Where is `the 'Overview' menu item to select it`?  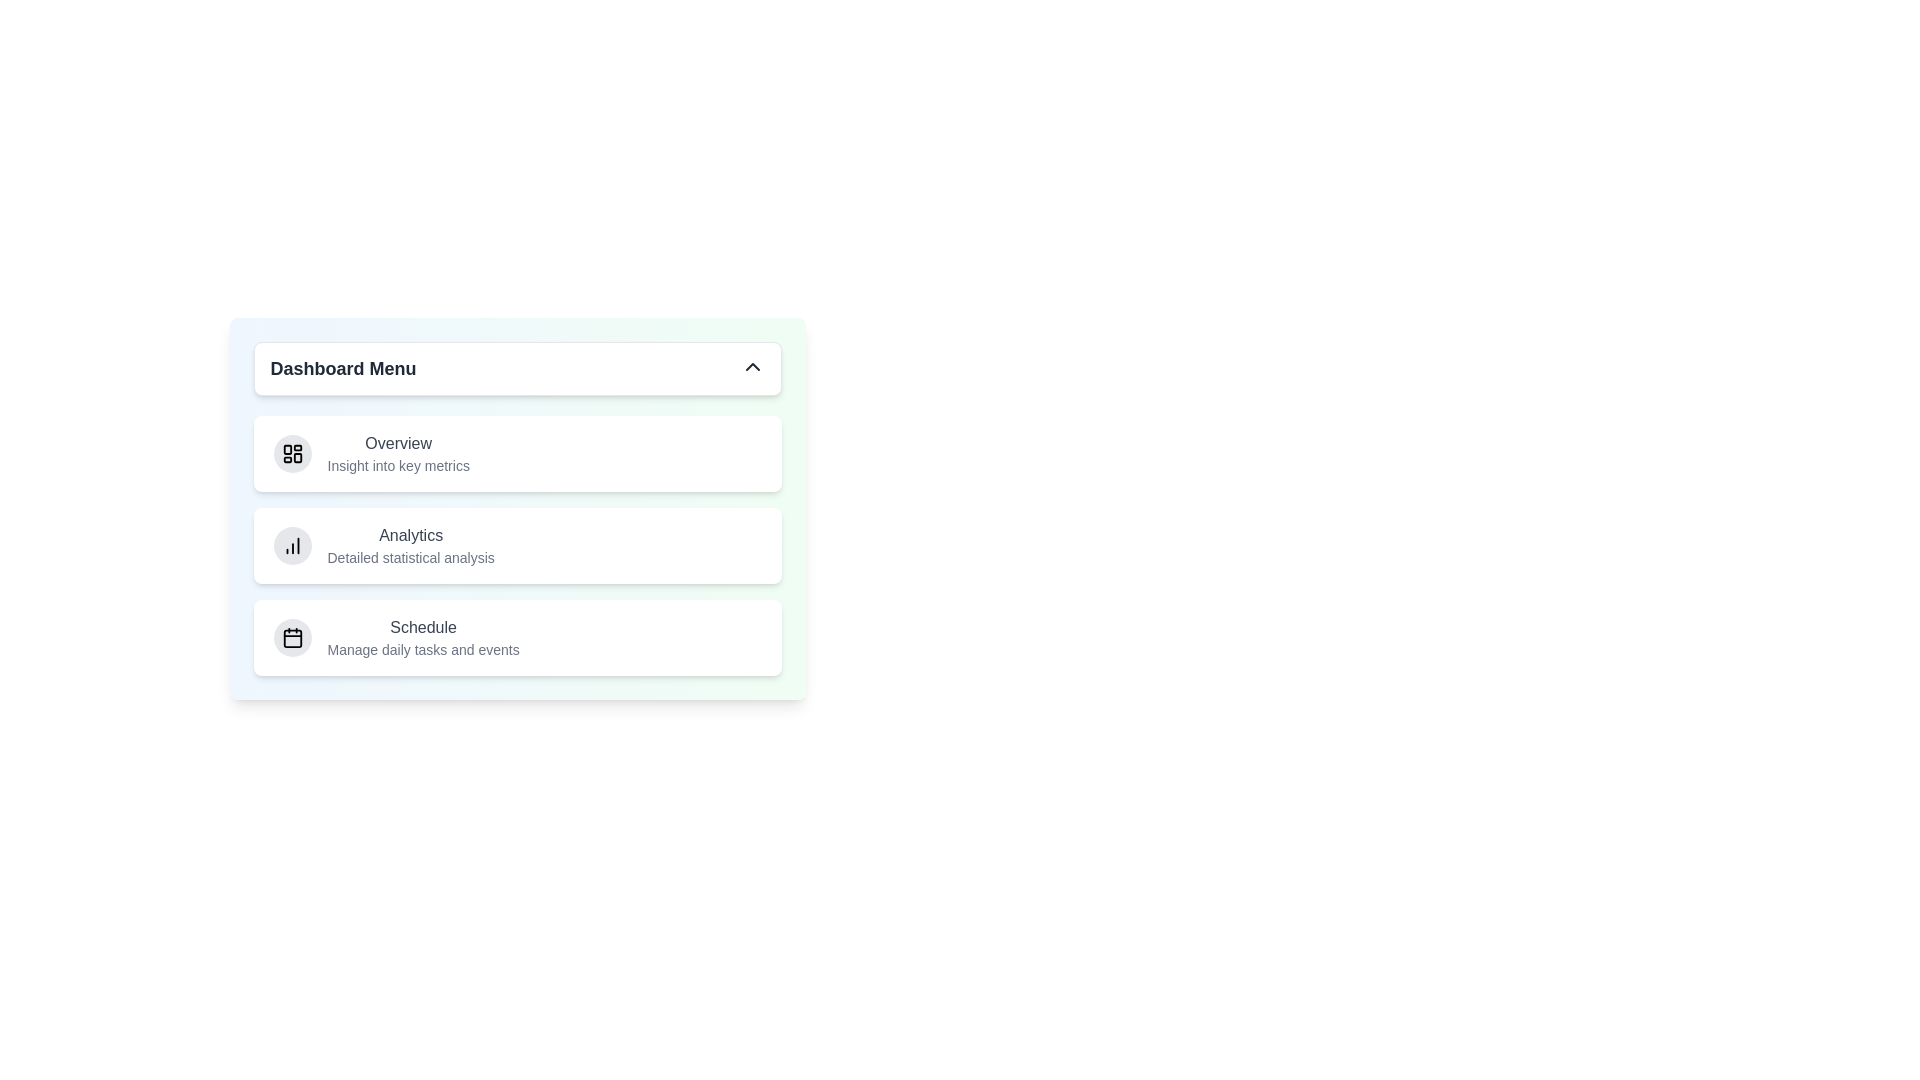 the 'Overview' menu item to select it is located at coordinates (398, 442).